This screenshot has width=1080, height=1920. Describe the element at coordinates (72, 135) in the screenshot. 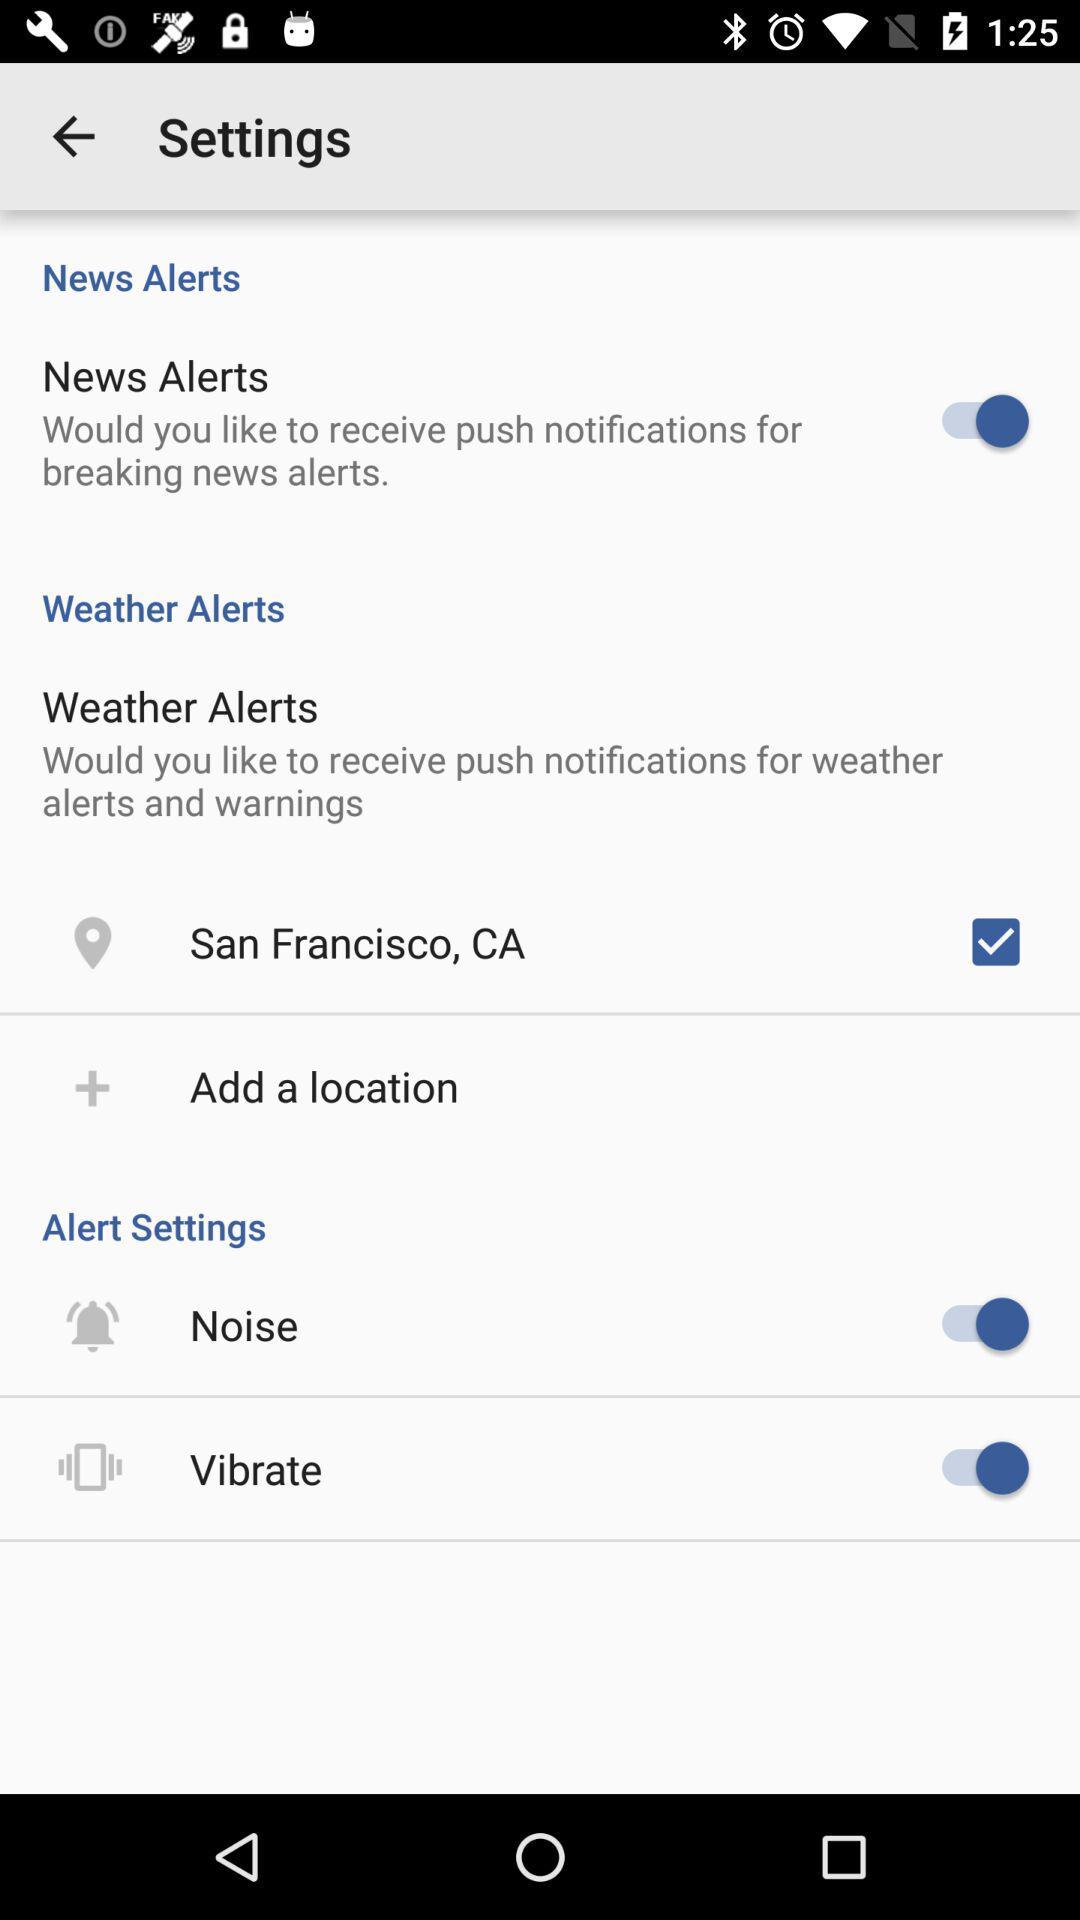

I see `icon to the left of the settings  app` at that location.